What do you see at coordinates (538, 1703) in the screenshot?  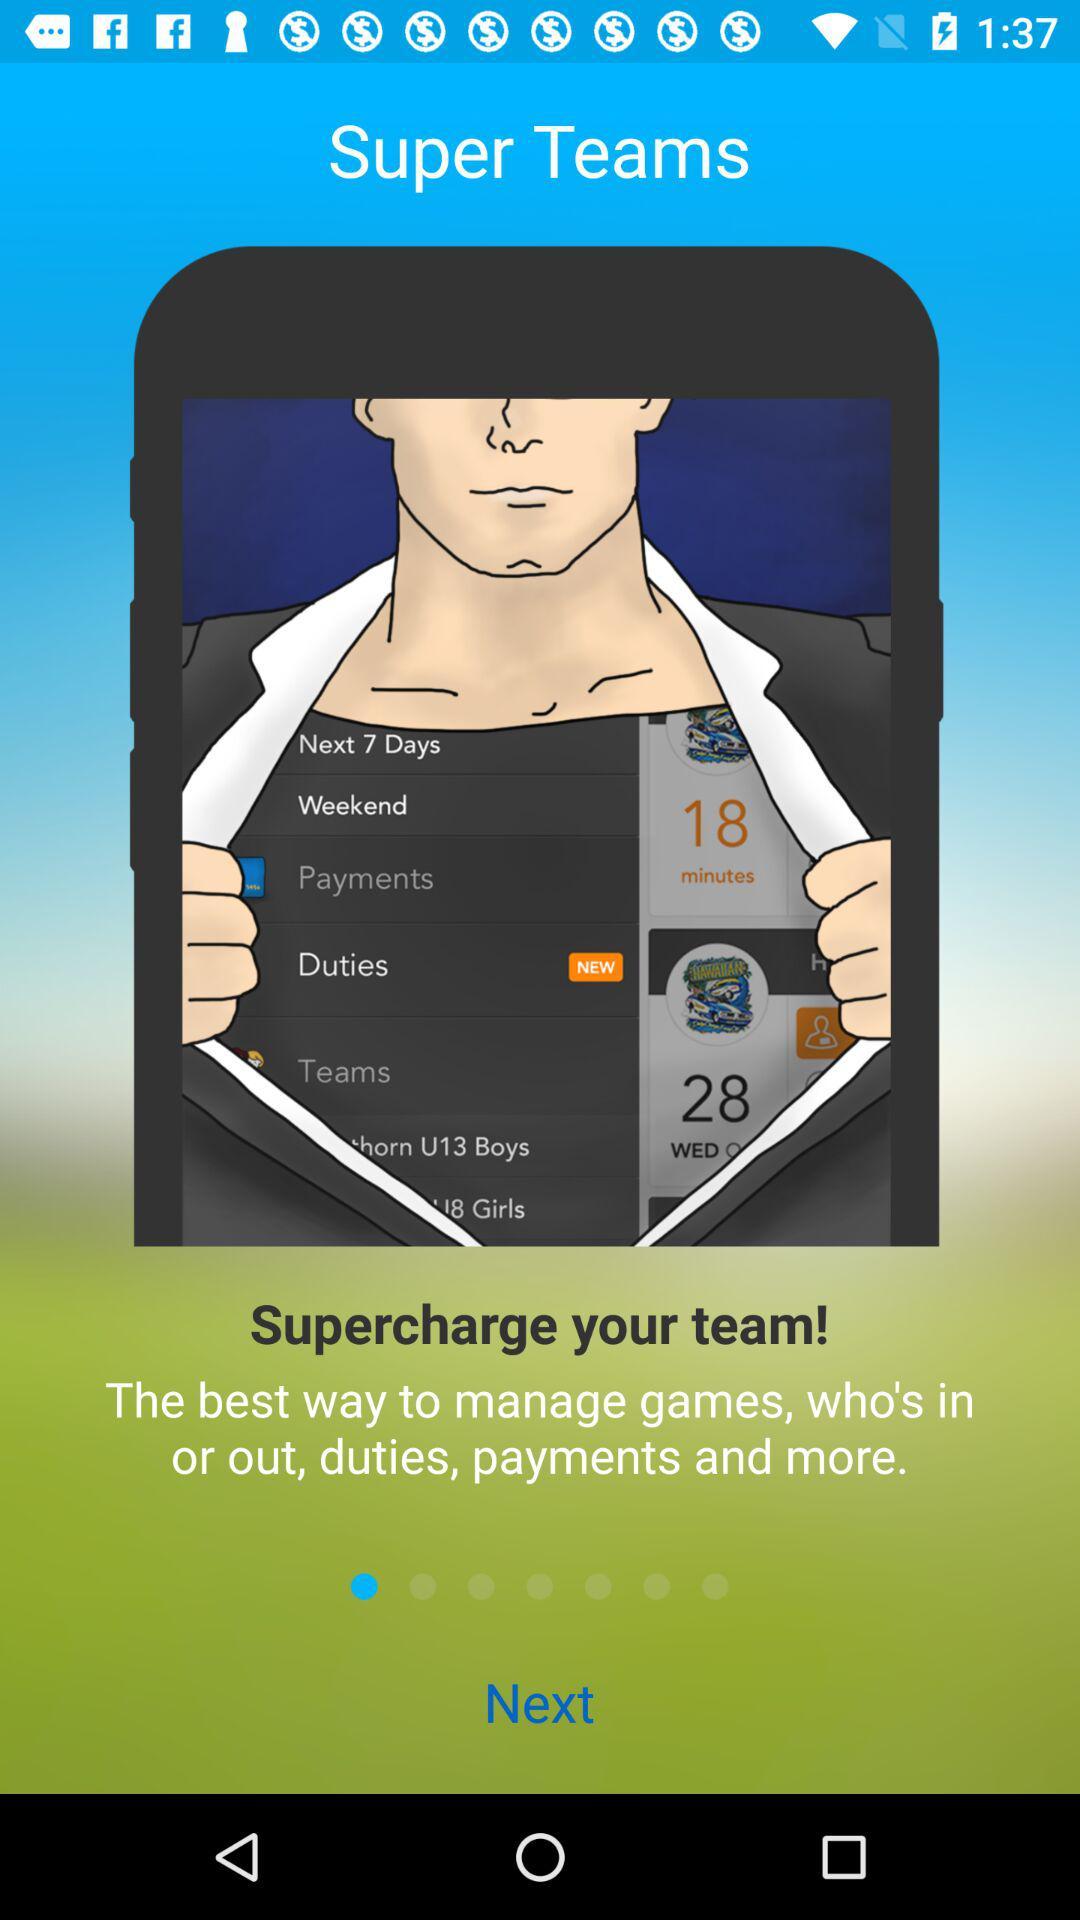 I see `the next icon` at bounding box center [538, 1703].